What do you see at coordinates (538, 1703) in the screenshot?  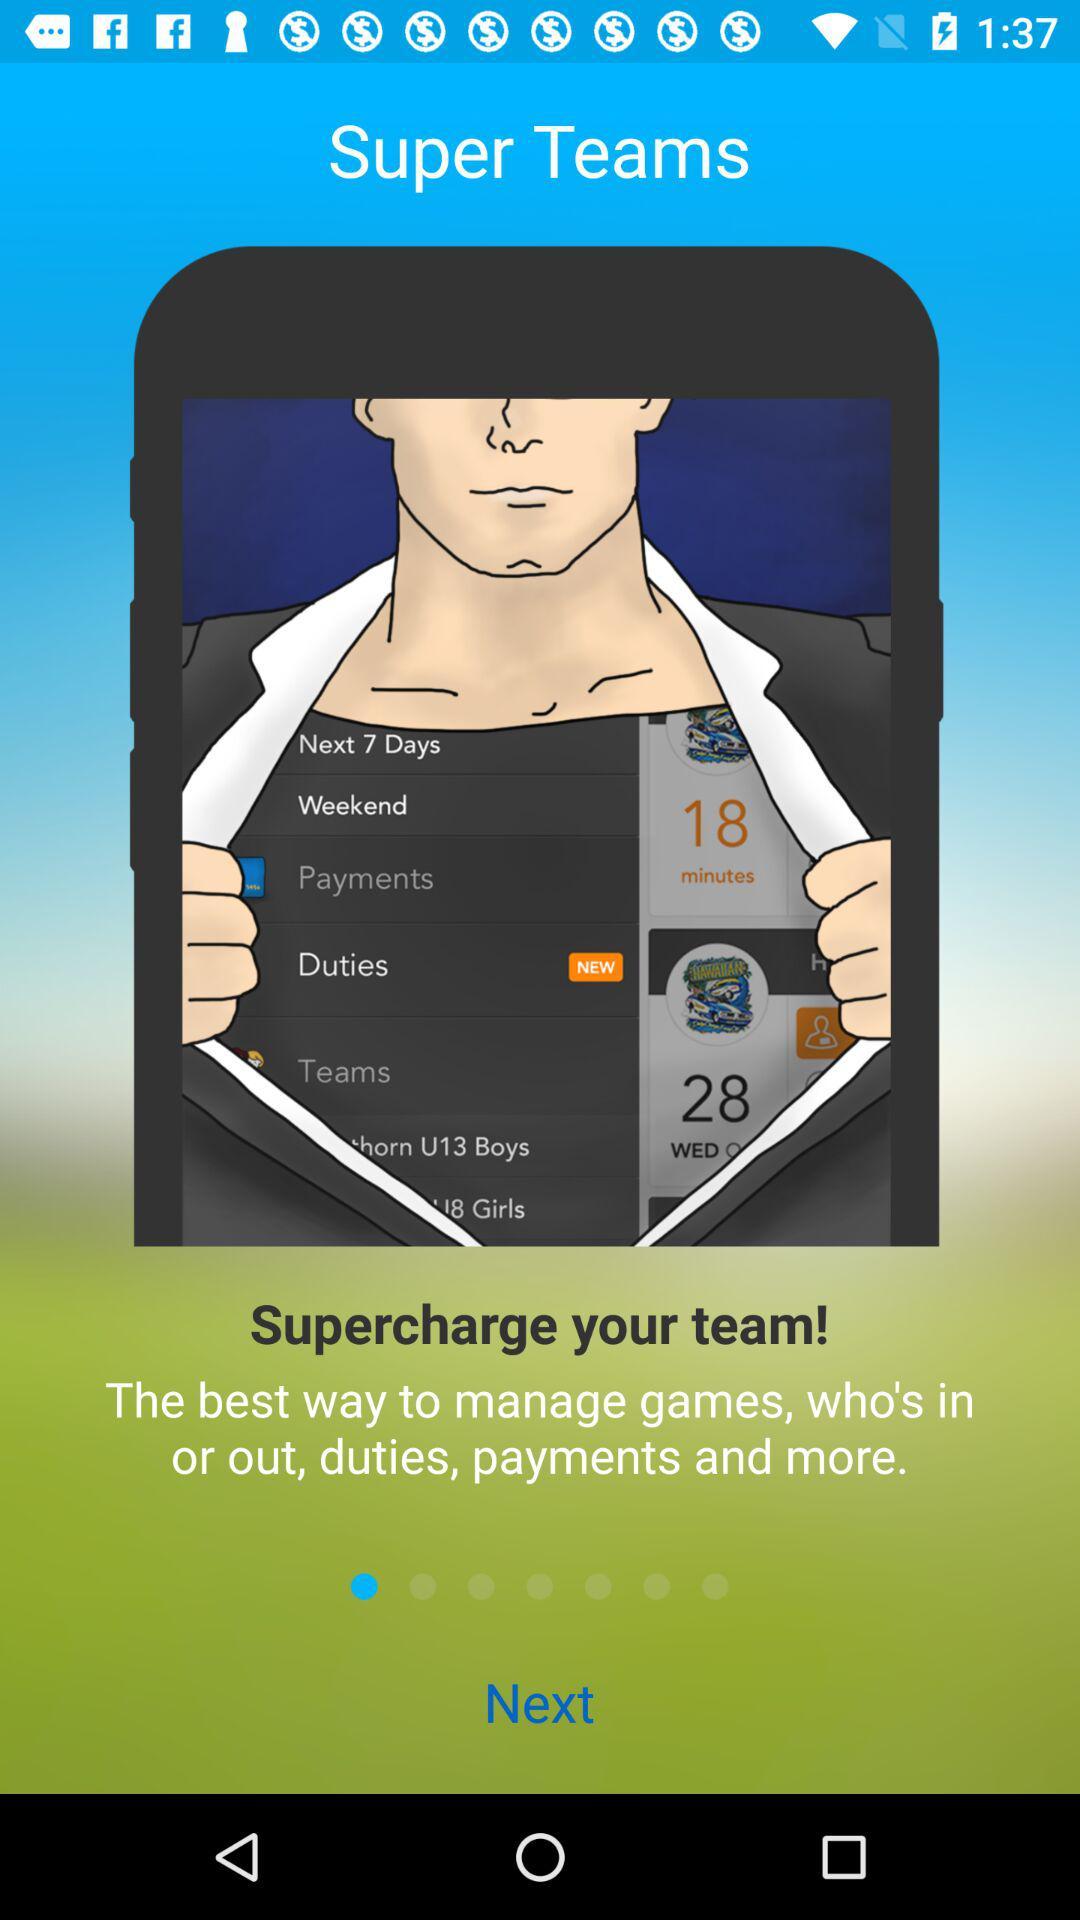 I see `the next icon` at bounding box center [538, 1703].